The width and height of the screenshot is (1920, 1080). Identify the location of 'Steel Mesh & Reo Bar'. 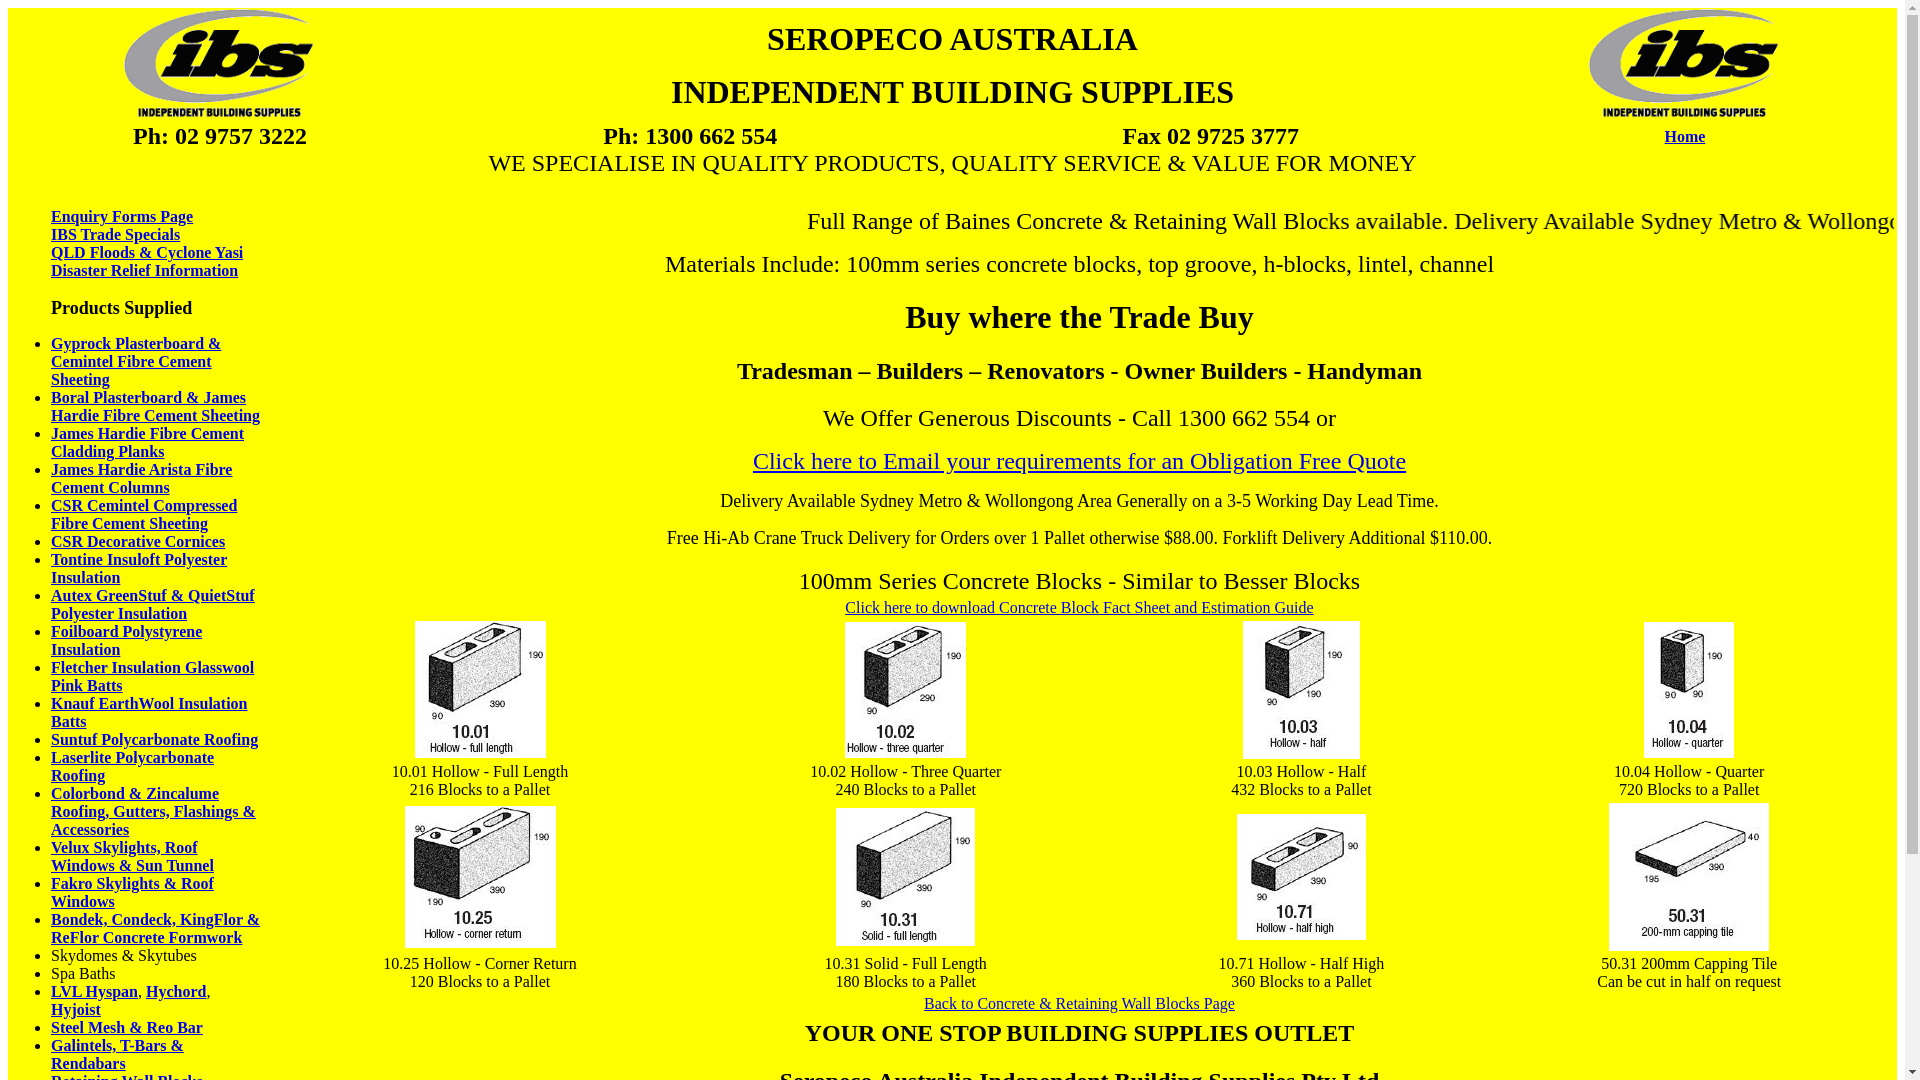
(51, 1027).